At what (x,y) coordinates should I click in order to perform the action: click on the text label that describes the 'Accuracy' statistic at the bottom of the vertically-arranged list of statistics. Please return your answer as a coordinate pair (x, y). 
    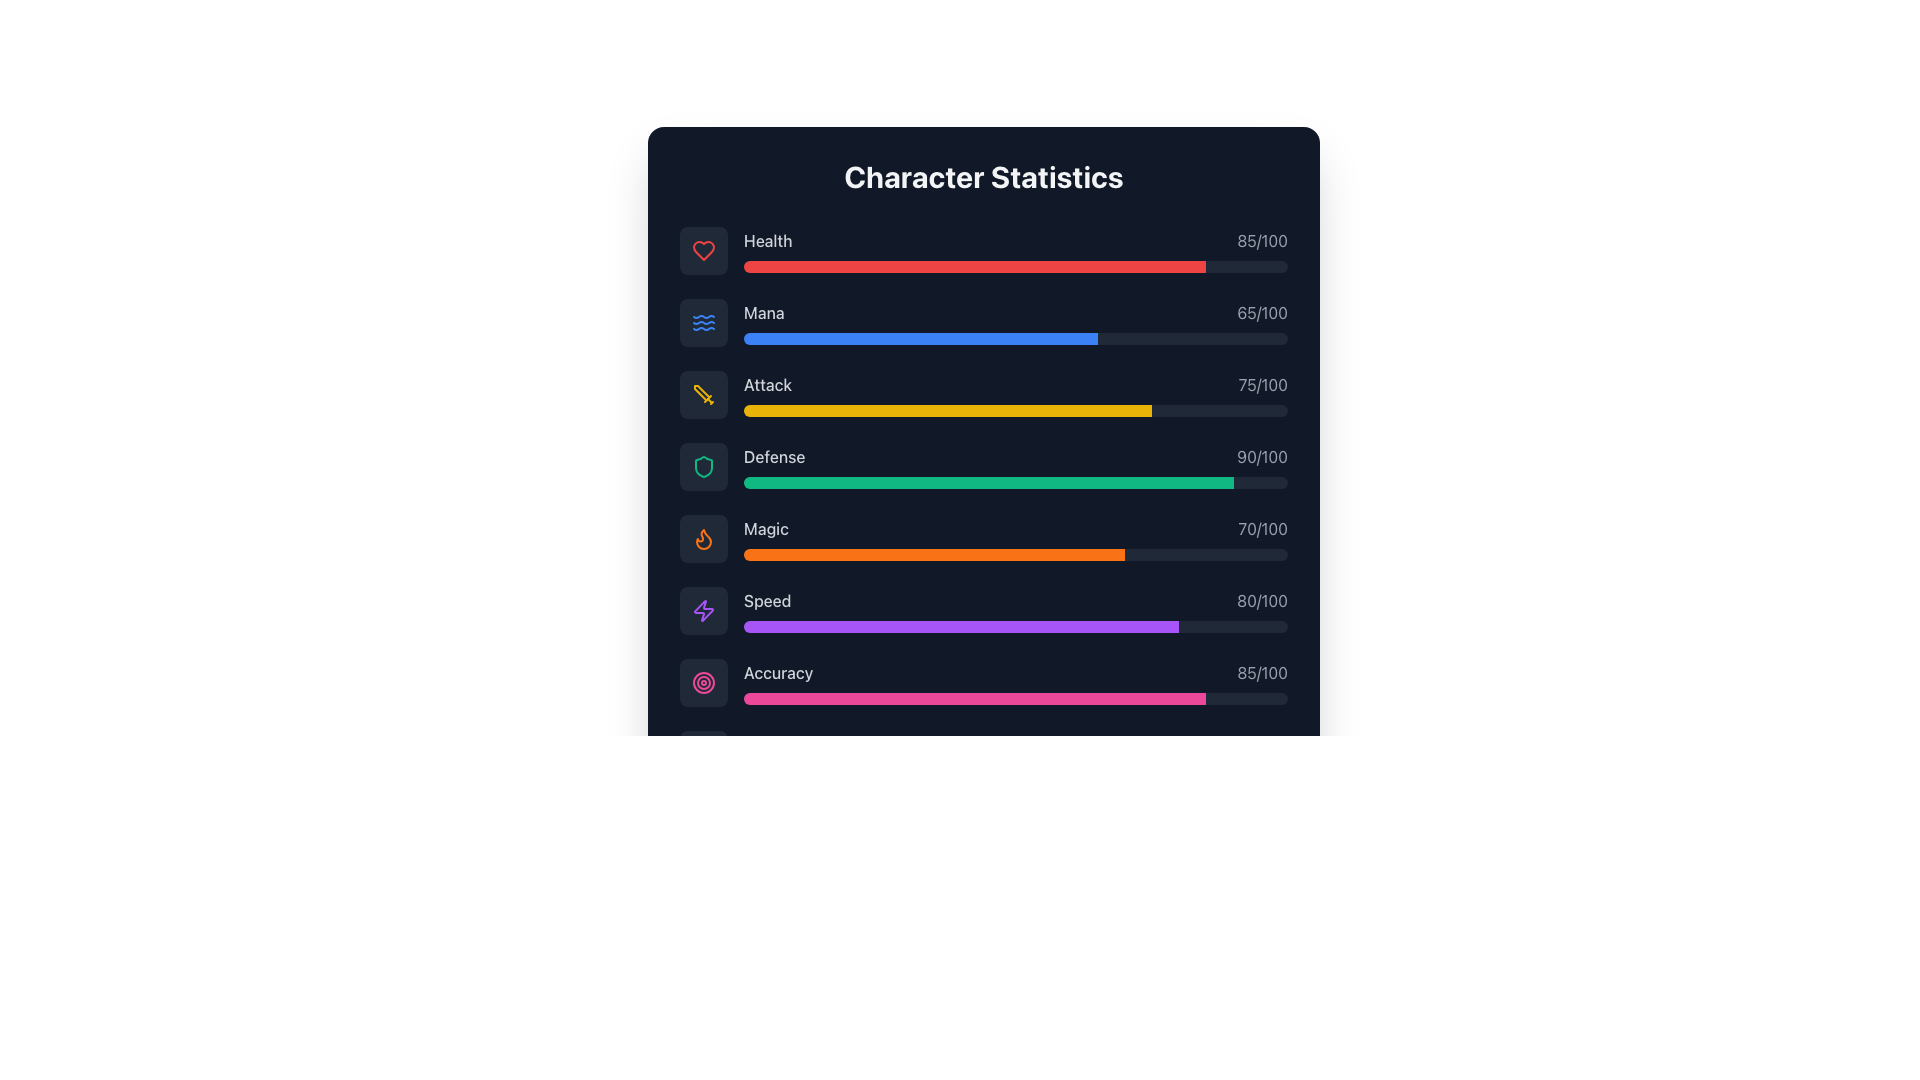
    Looking at the image, I should click on (777, 672).